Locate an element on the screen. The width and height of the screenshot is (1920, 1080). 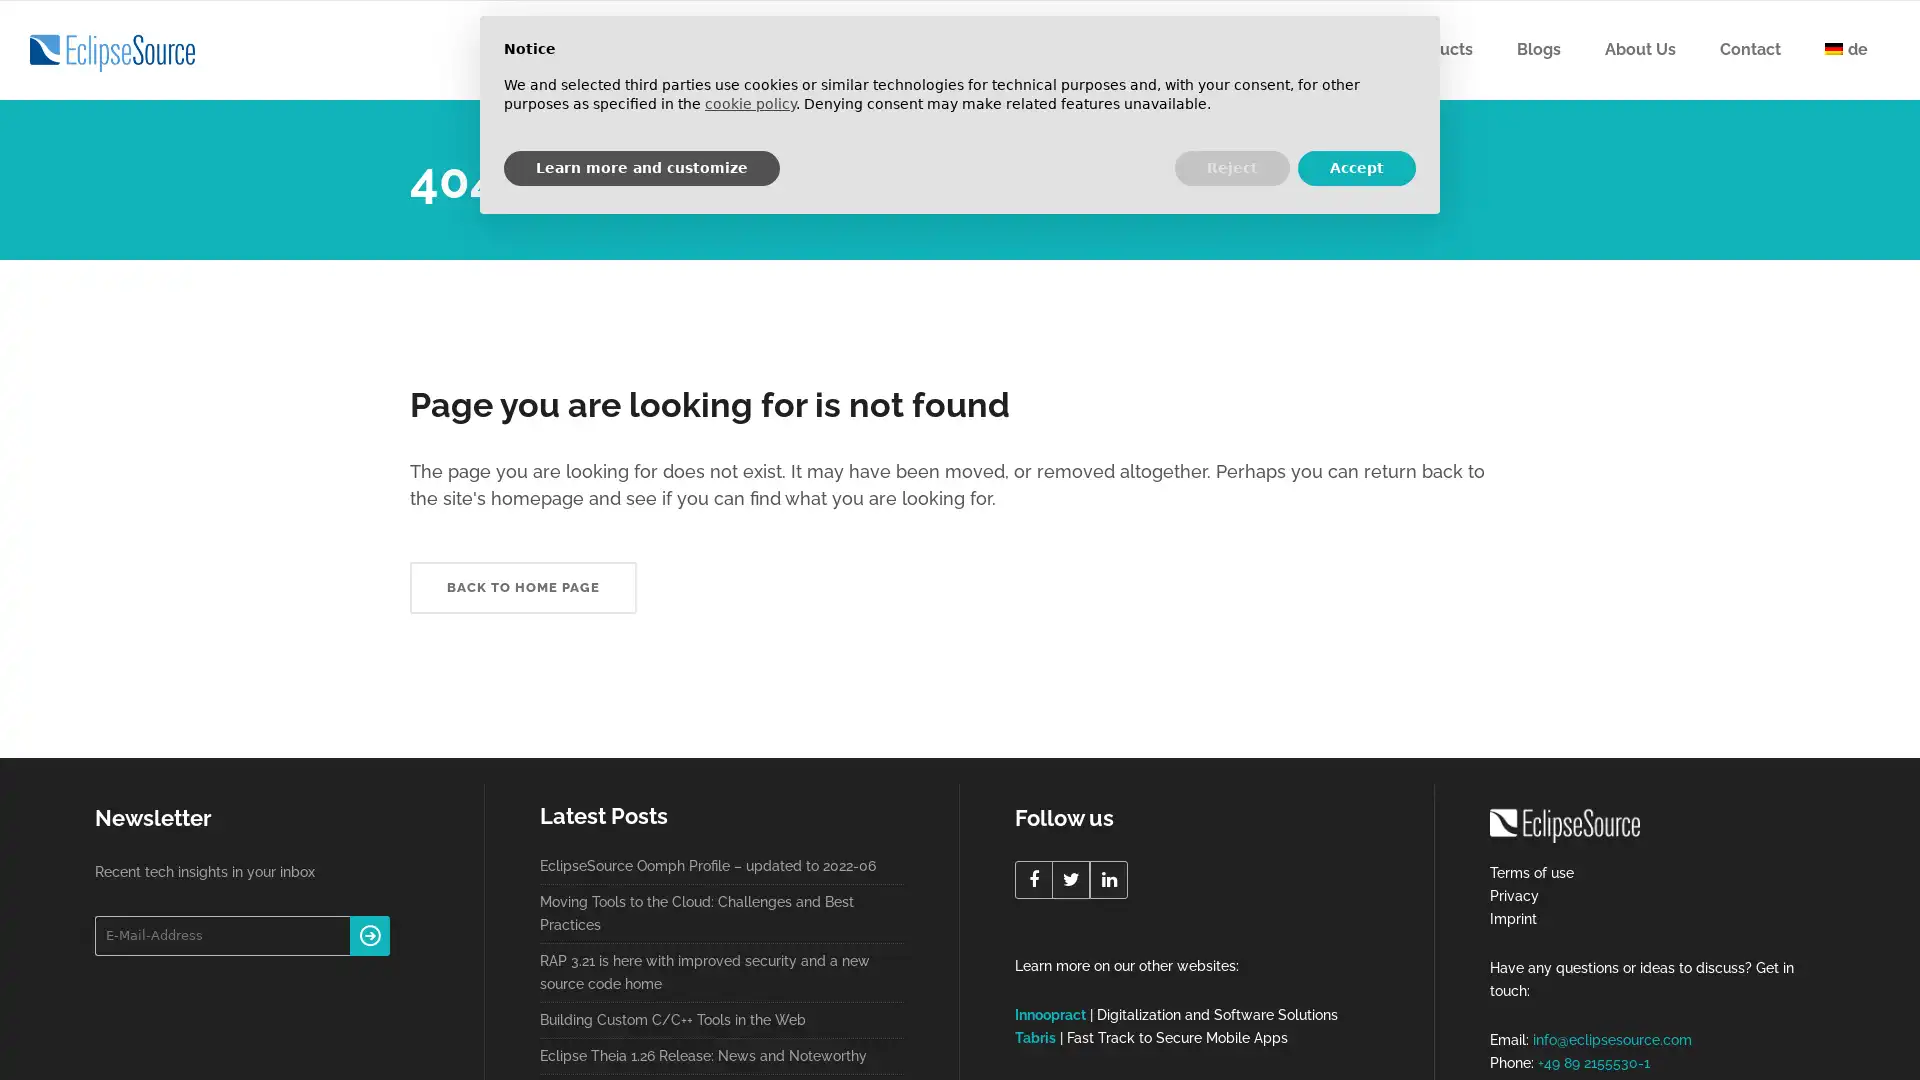
Reject is located at coordinates (1231, 167).